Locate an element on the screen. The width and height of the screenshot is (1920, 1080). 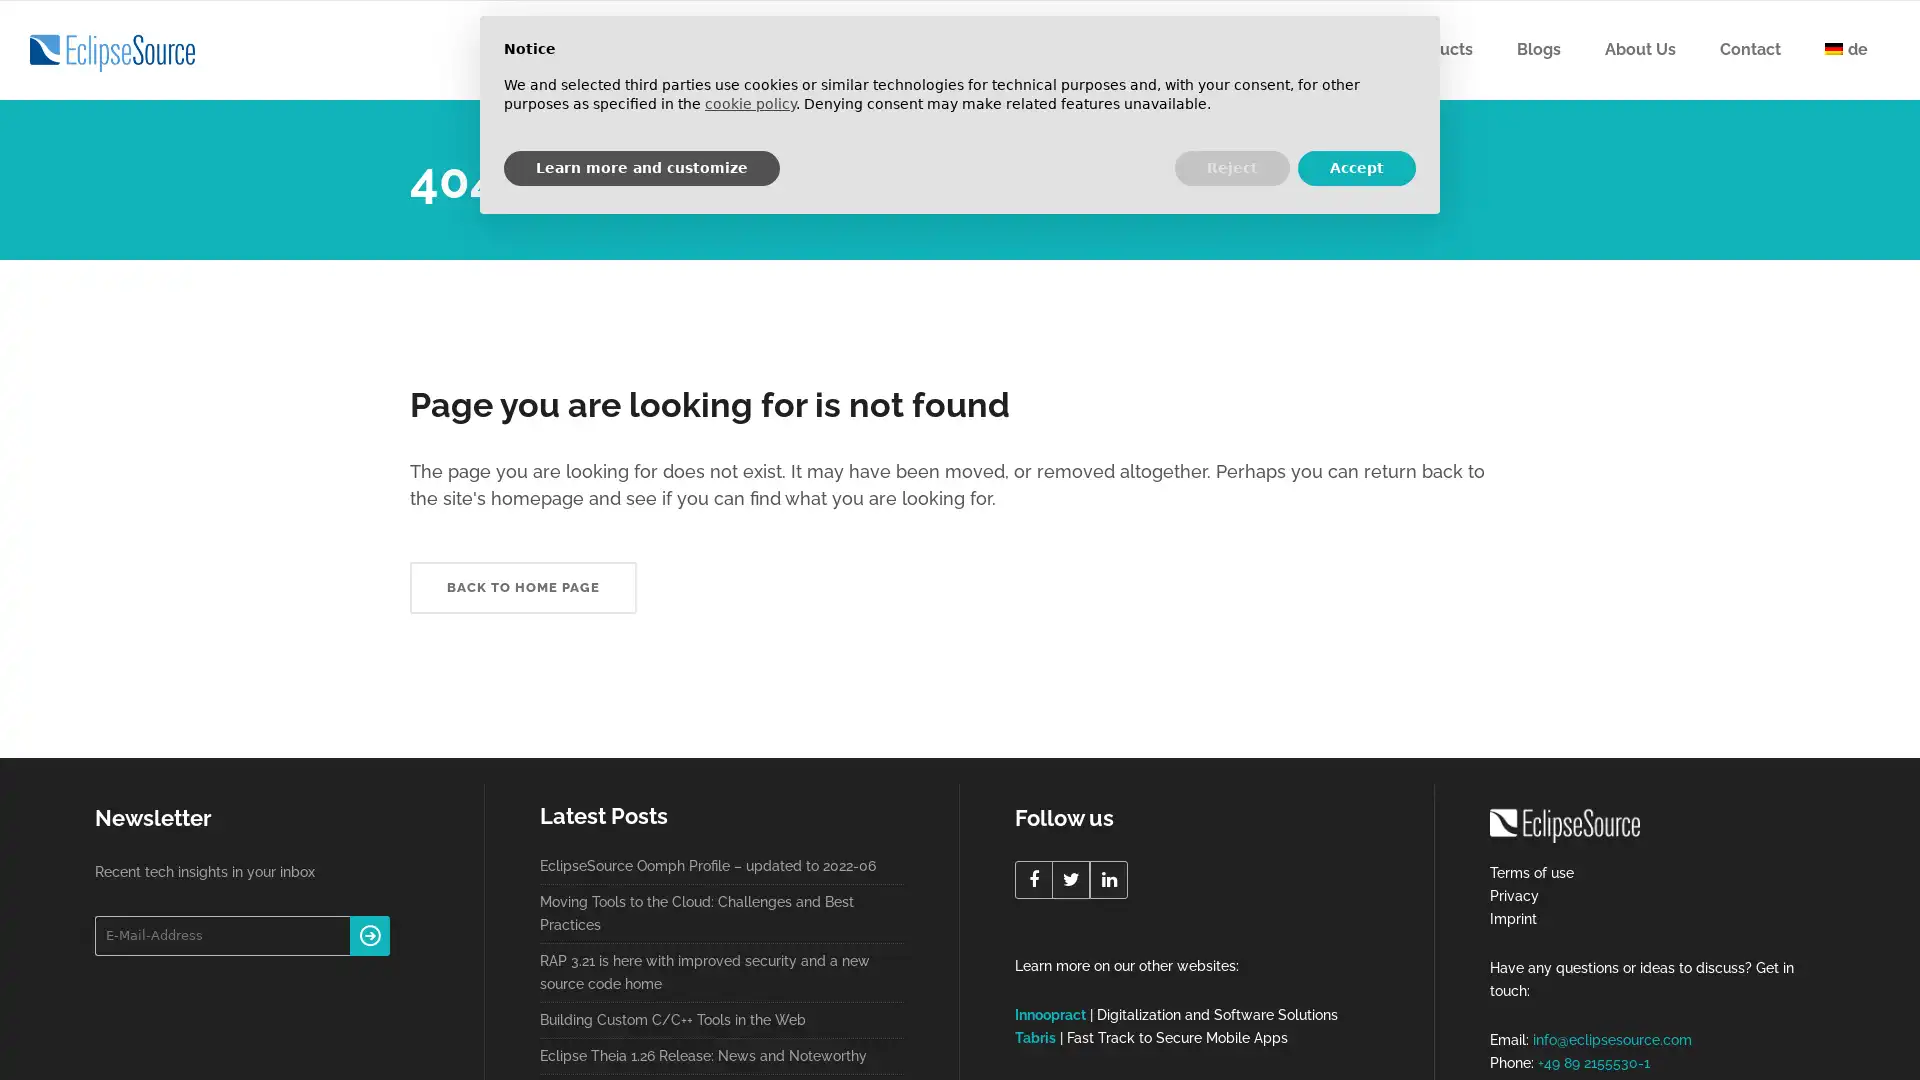
Reject is located at coordinates (1231, 167).